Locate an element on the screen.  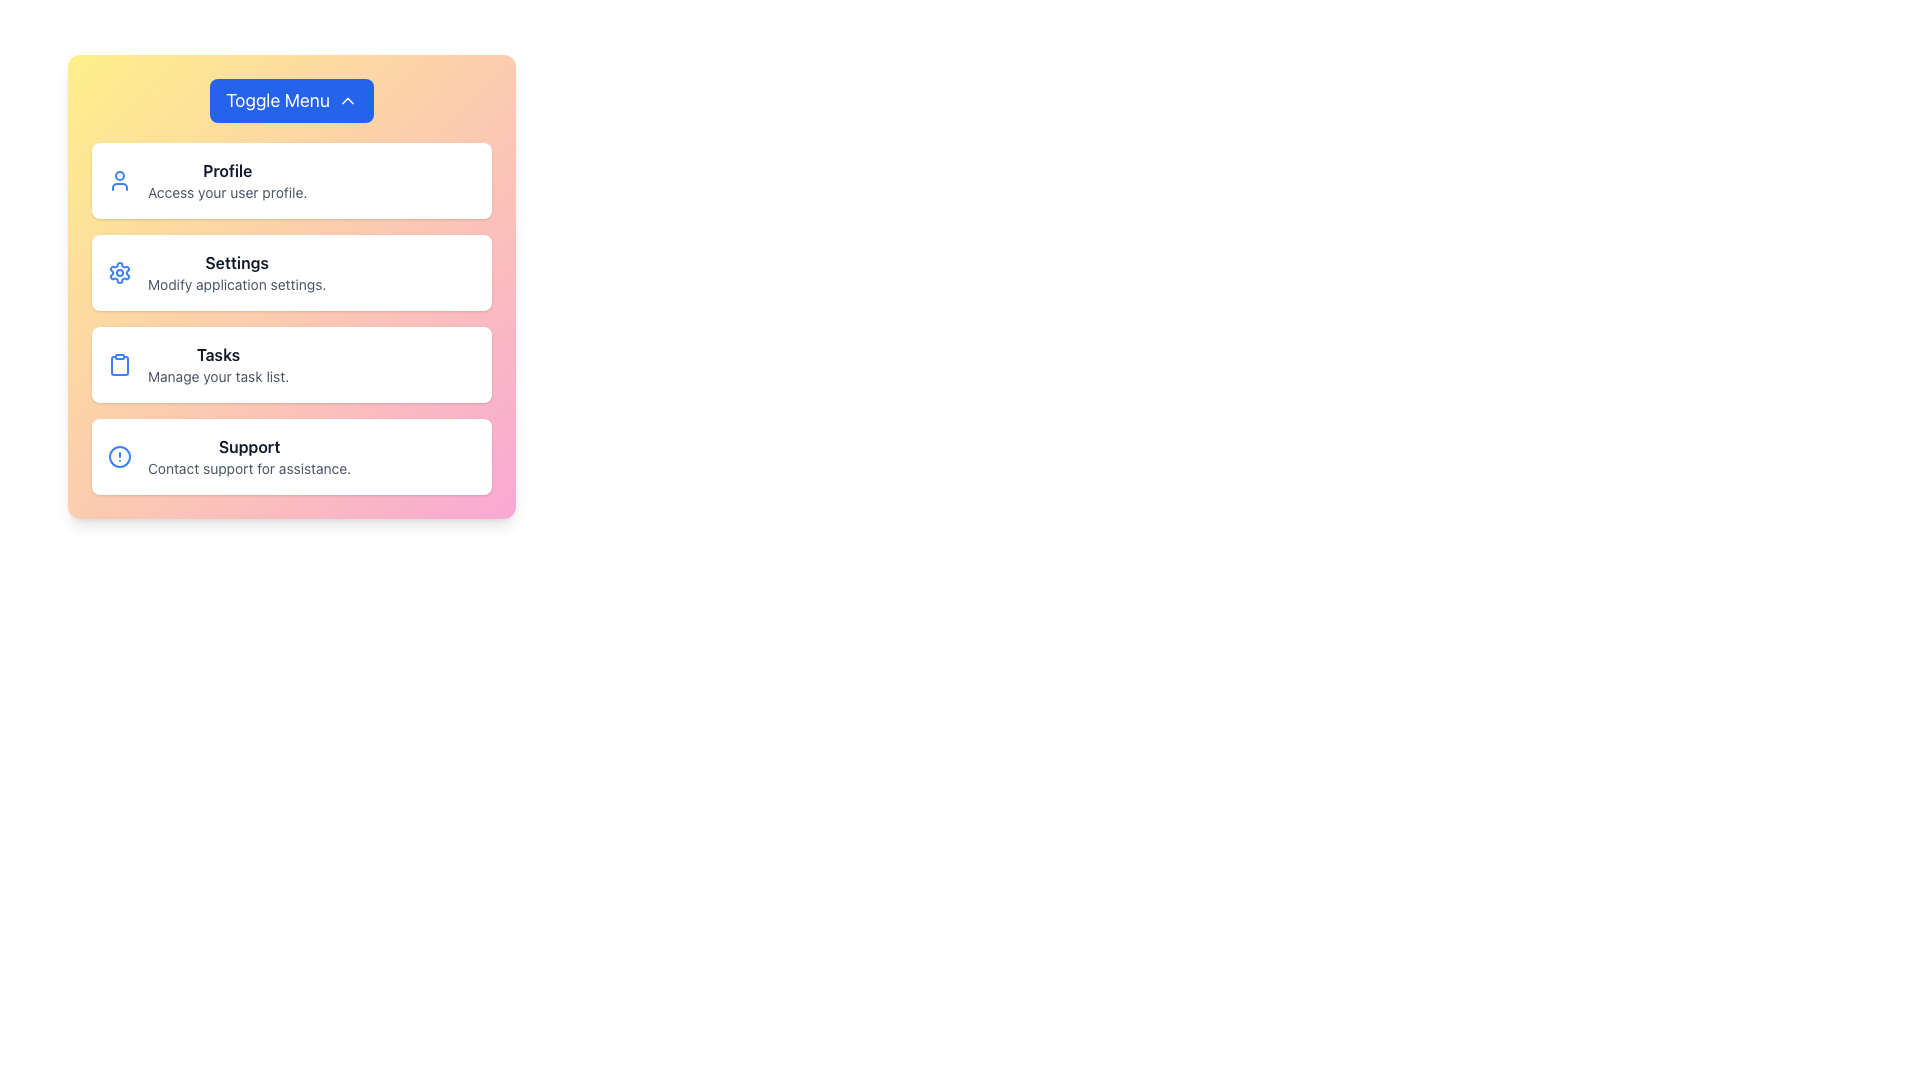
the 'Settings' menu icon is located at coordinates (119, 273).